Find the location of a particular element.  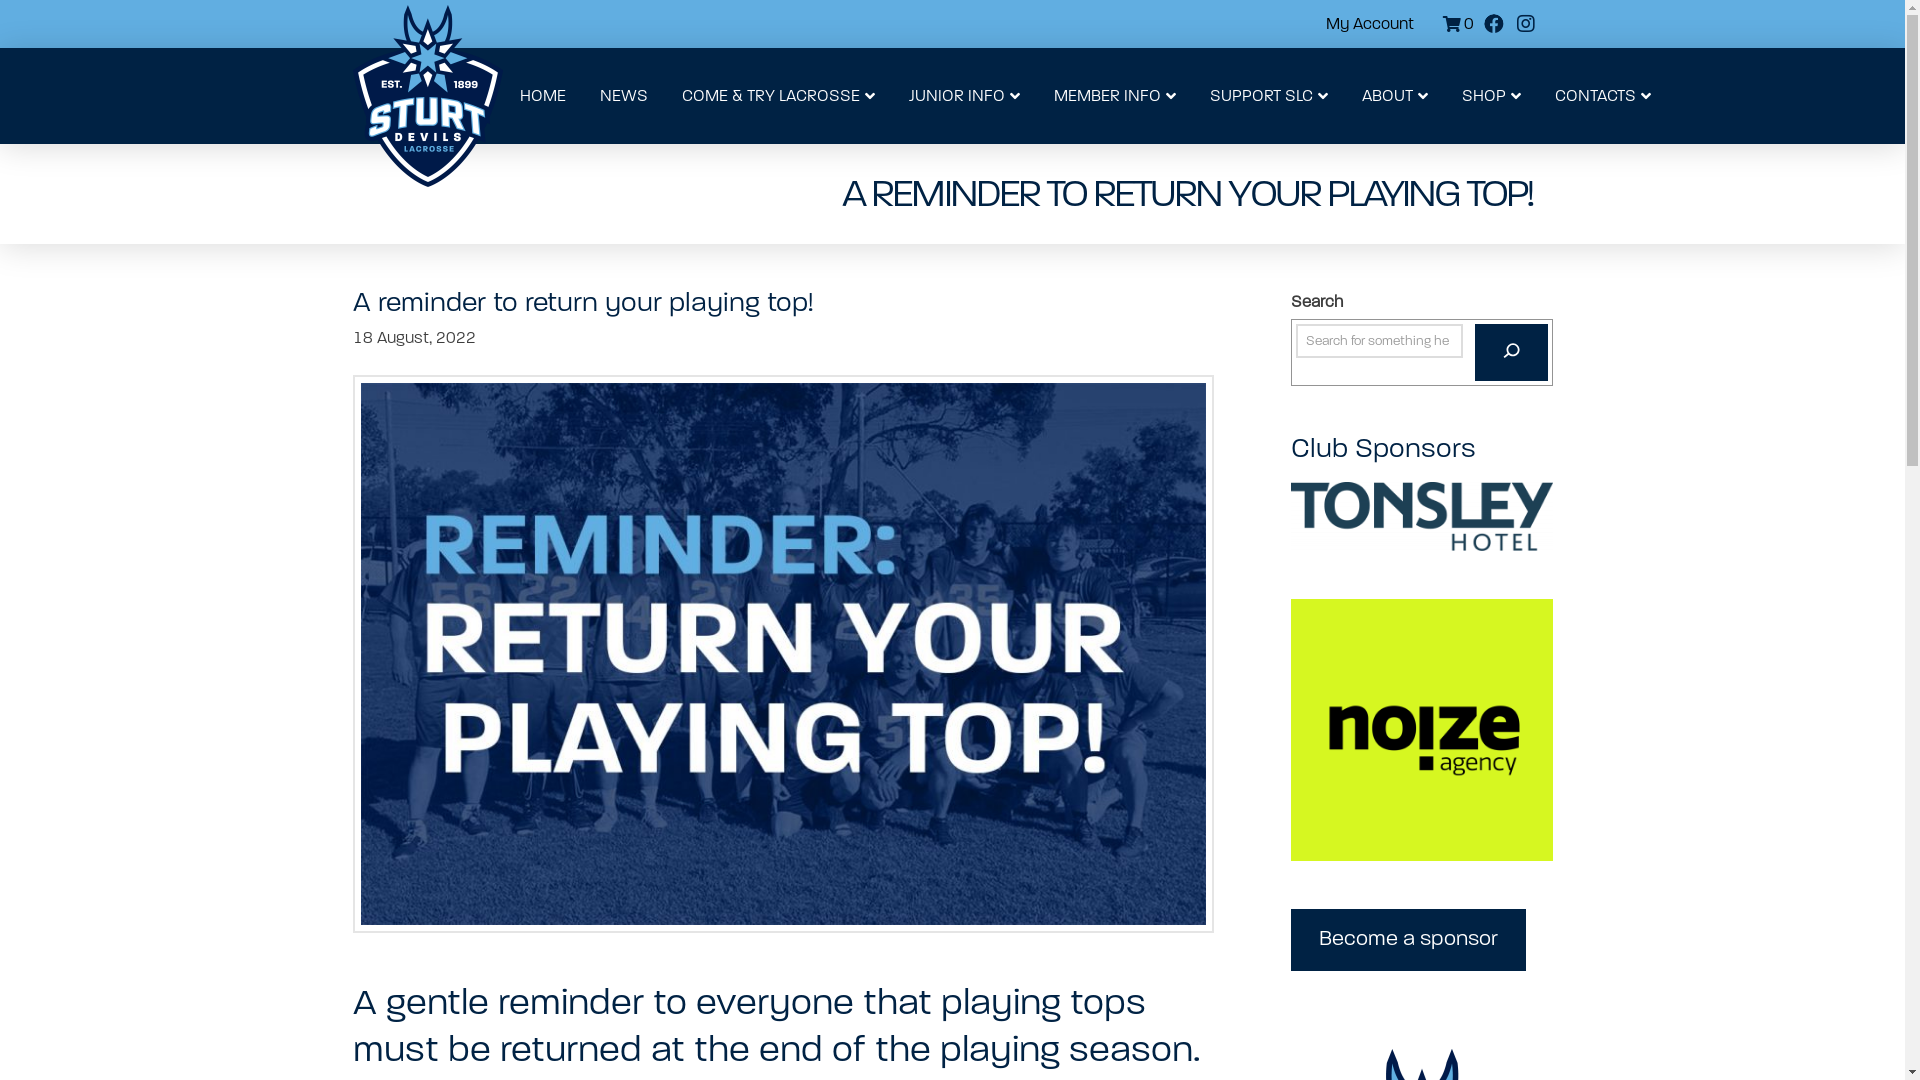

'ABOUT' is located at coordinates (1392, 96).